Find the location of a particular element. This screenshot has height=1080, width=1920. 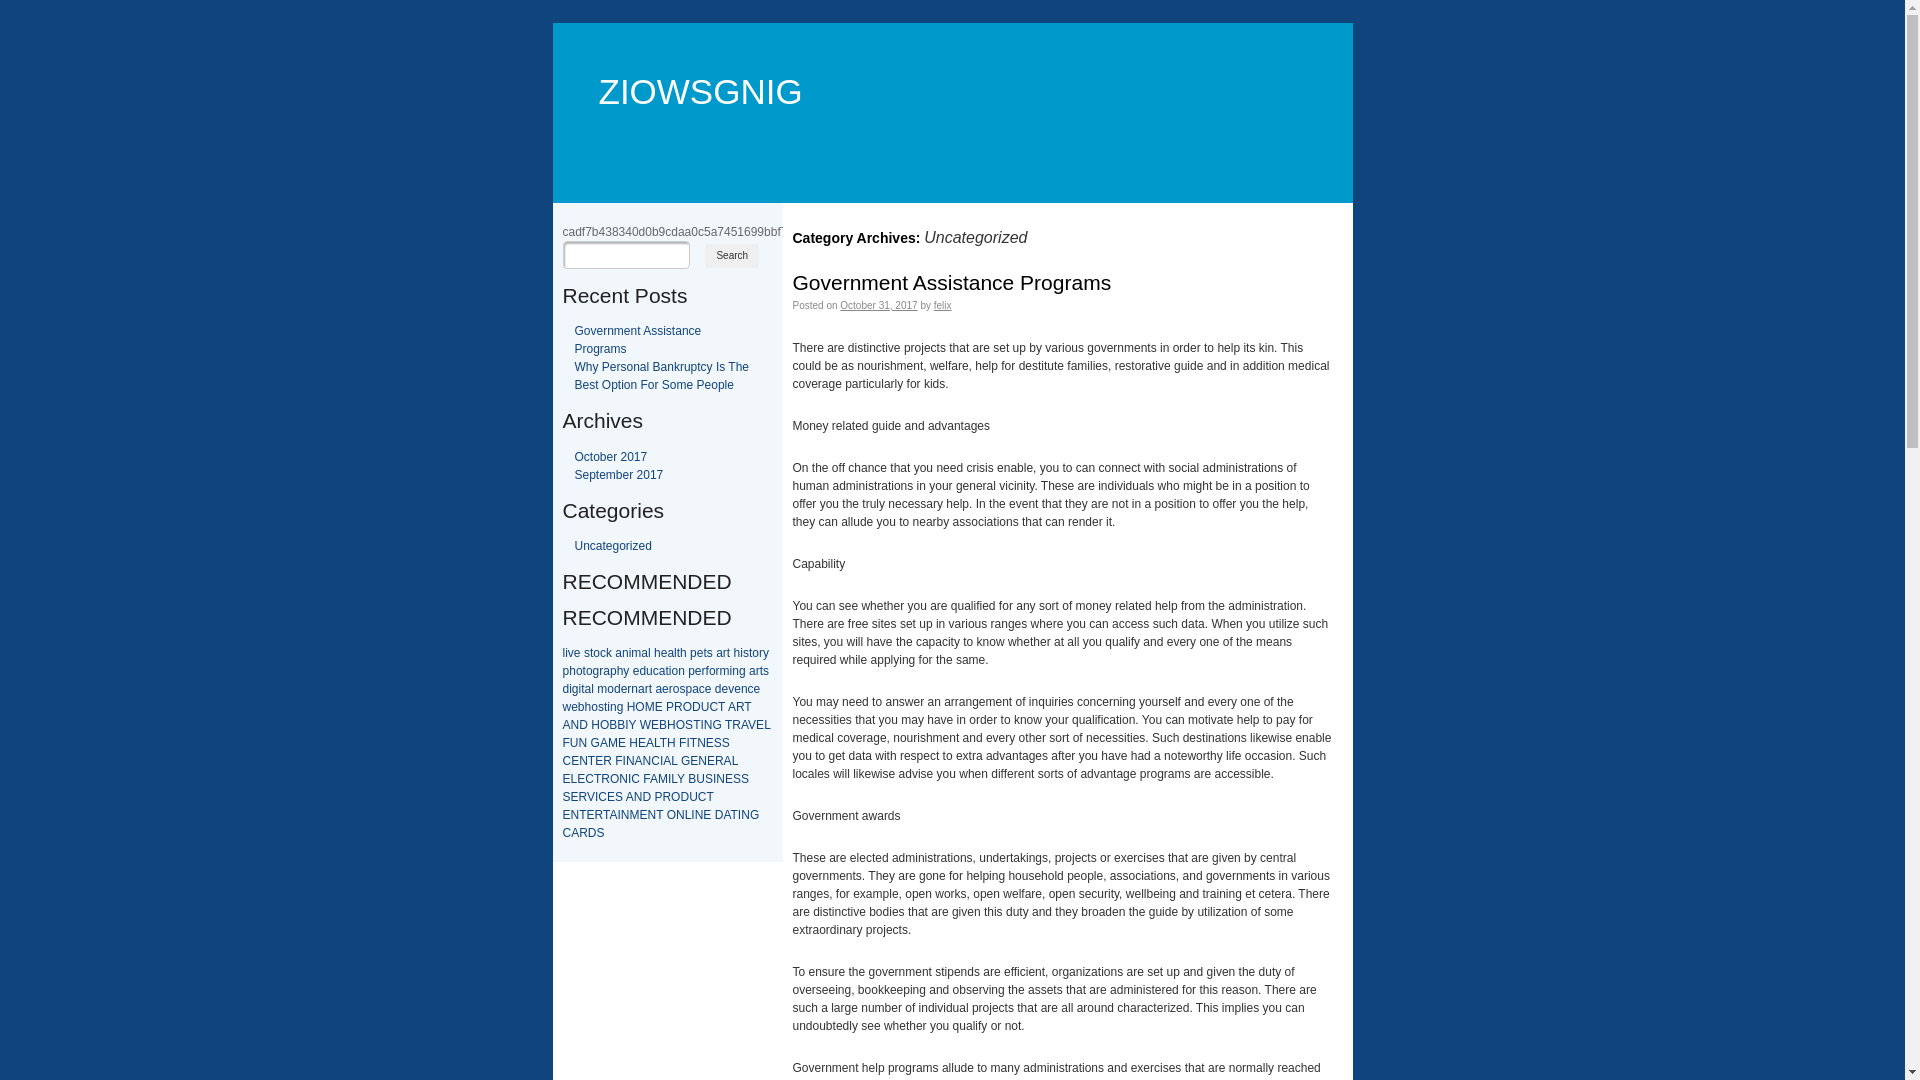

'E' is located at coordinates (642, 743).